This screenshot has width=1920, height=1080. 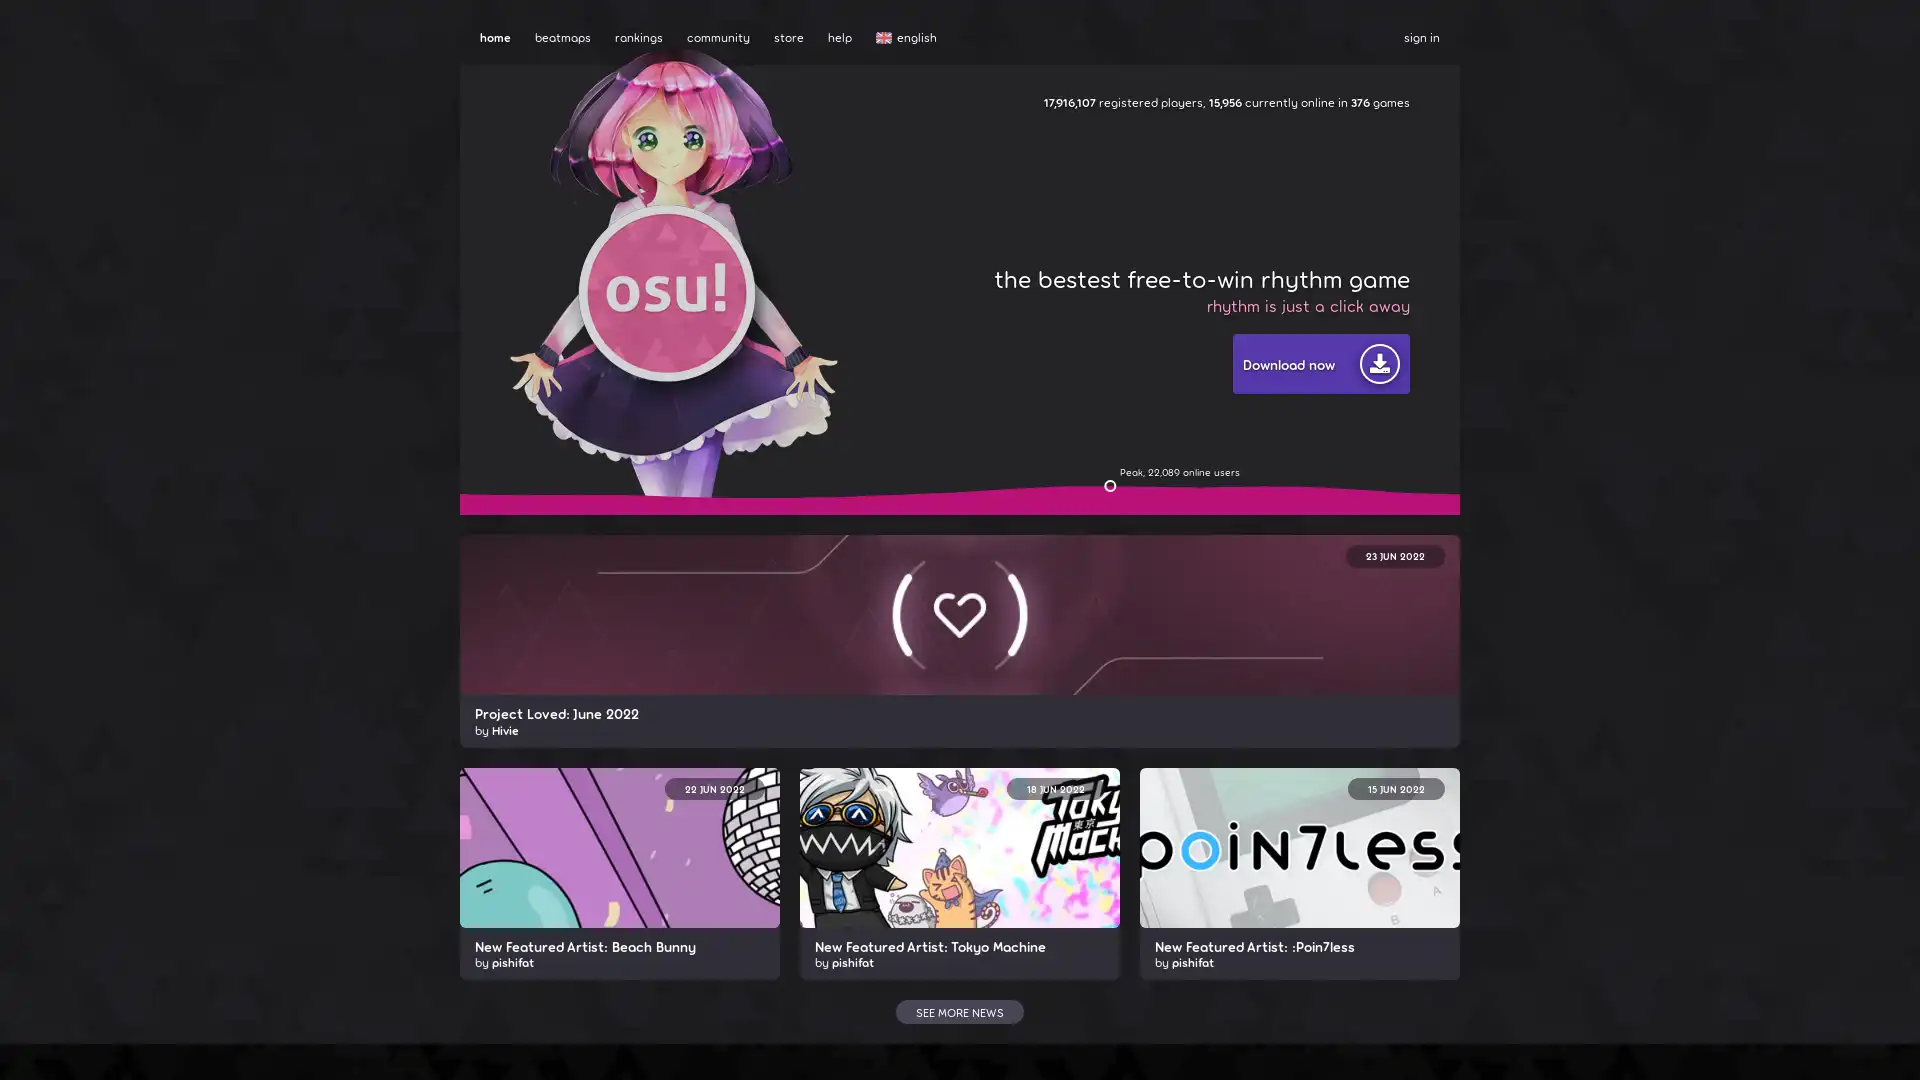 What do you see at coordinates (935, 222) in the screenshot?
I see `deutsch` at bounding box center [935, 222].